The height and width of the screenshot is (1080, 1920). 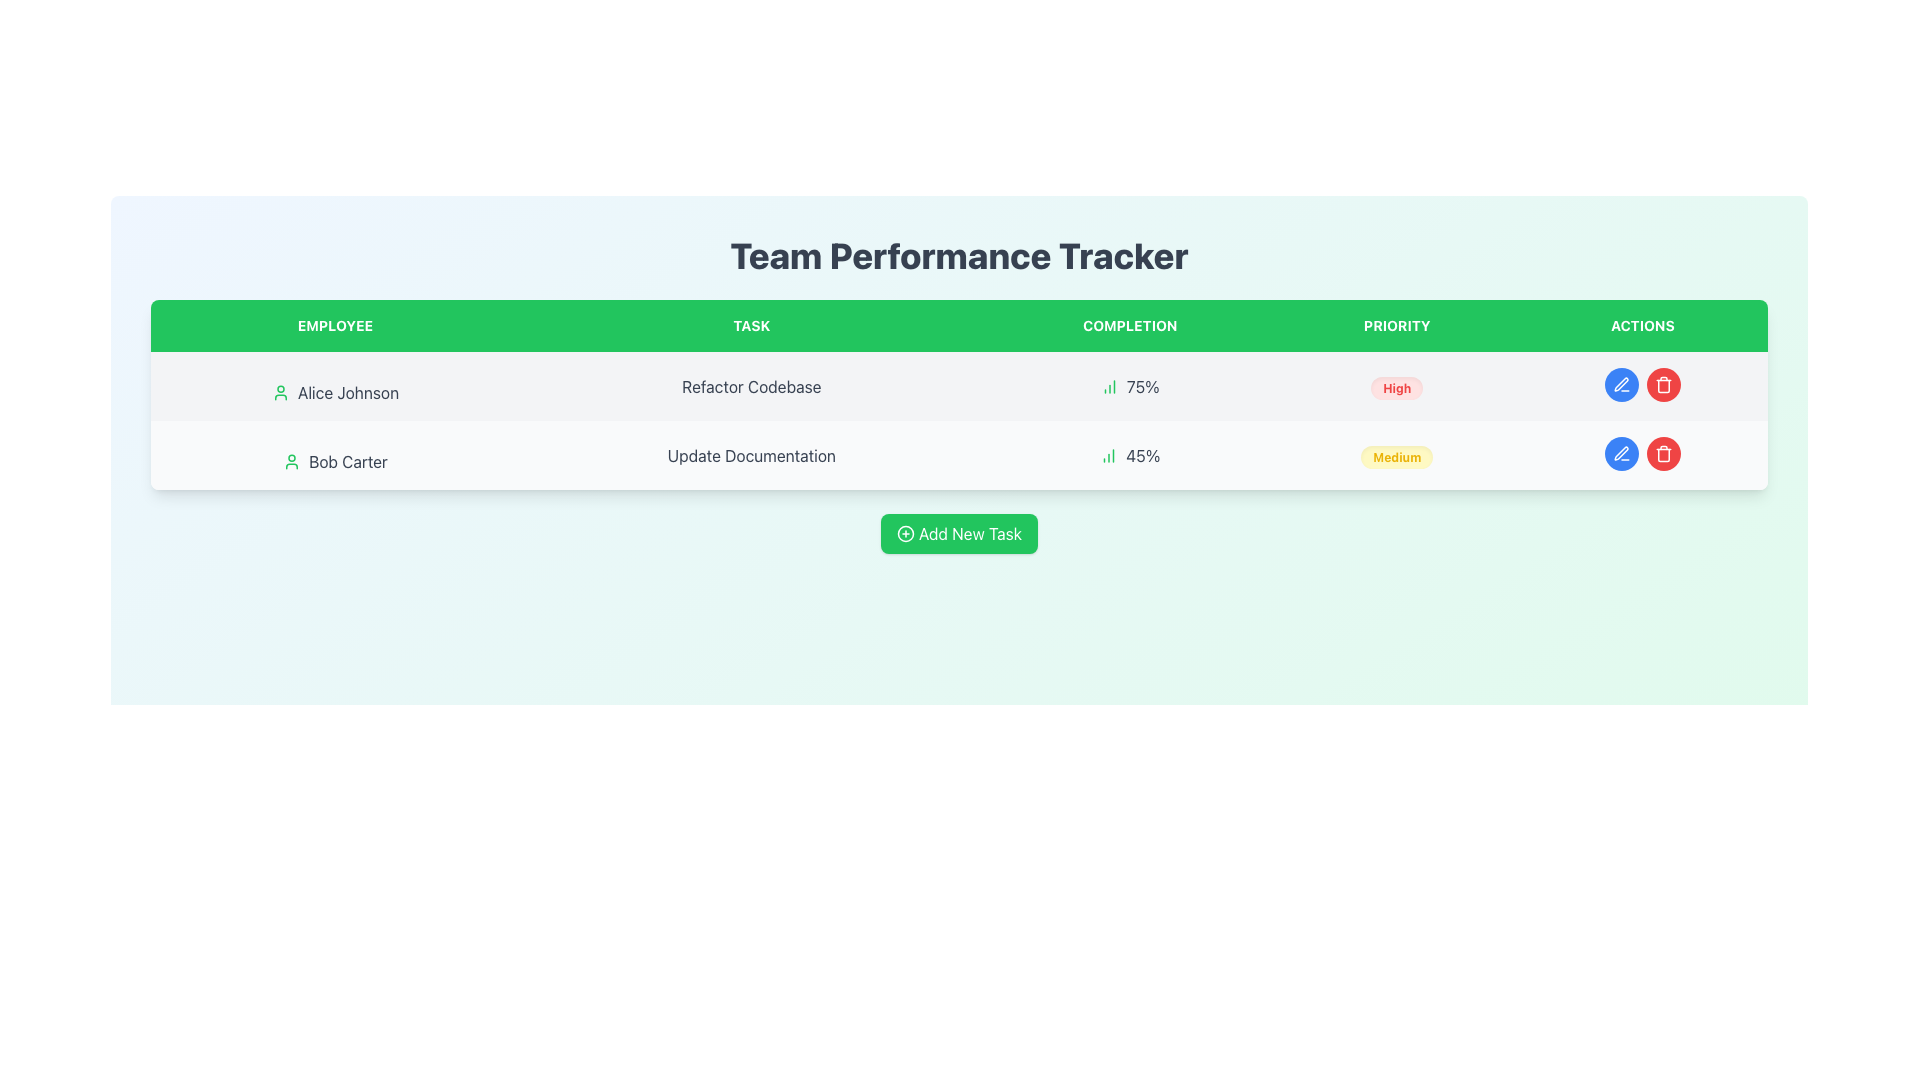 What do you see at coordinates (1396, 455) in the screenshot?
I see `the yellow pill-shaped badge displaying the text 'Medium' in bold yellow font, located in the 'Priority' column of the second row in the 'Team Performance Tracker' table, aligned with the 'Bob Carter' entry` at bounding box center [1396, 455].